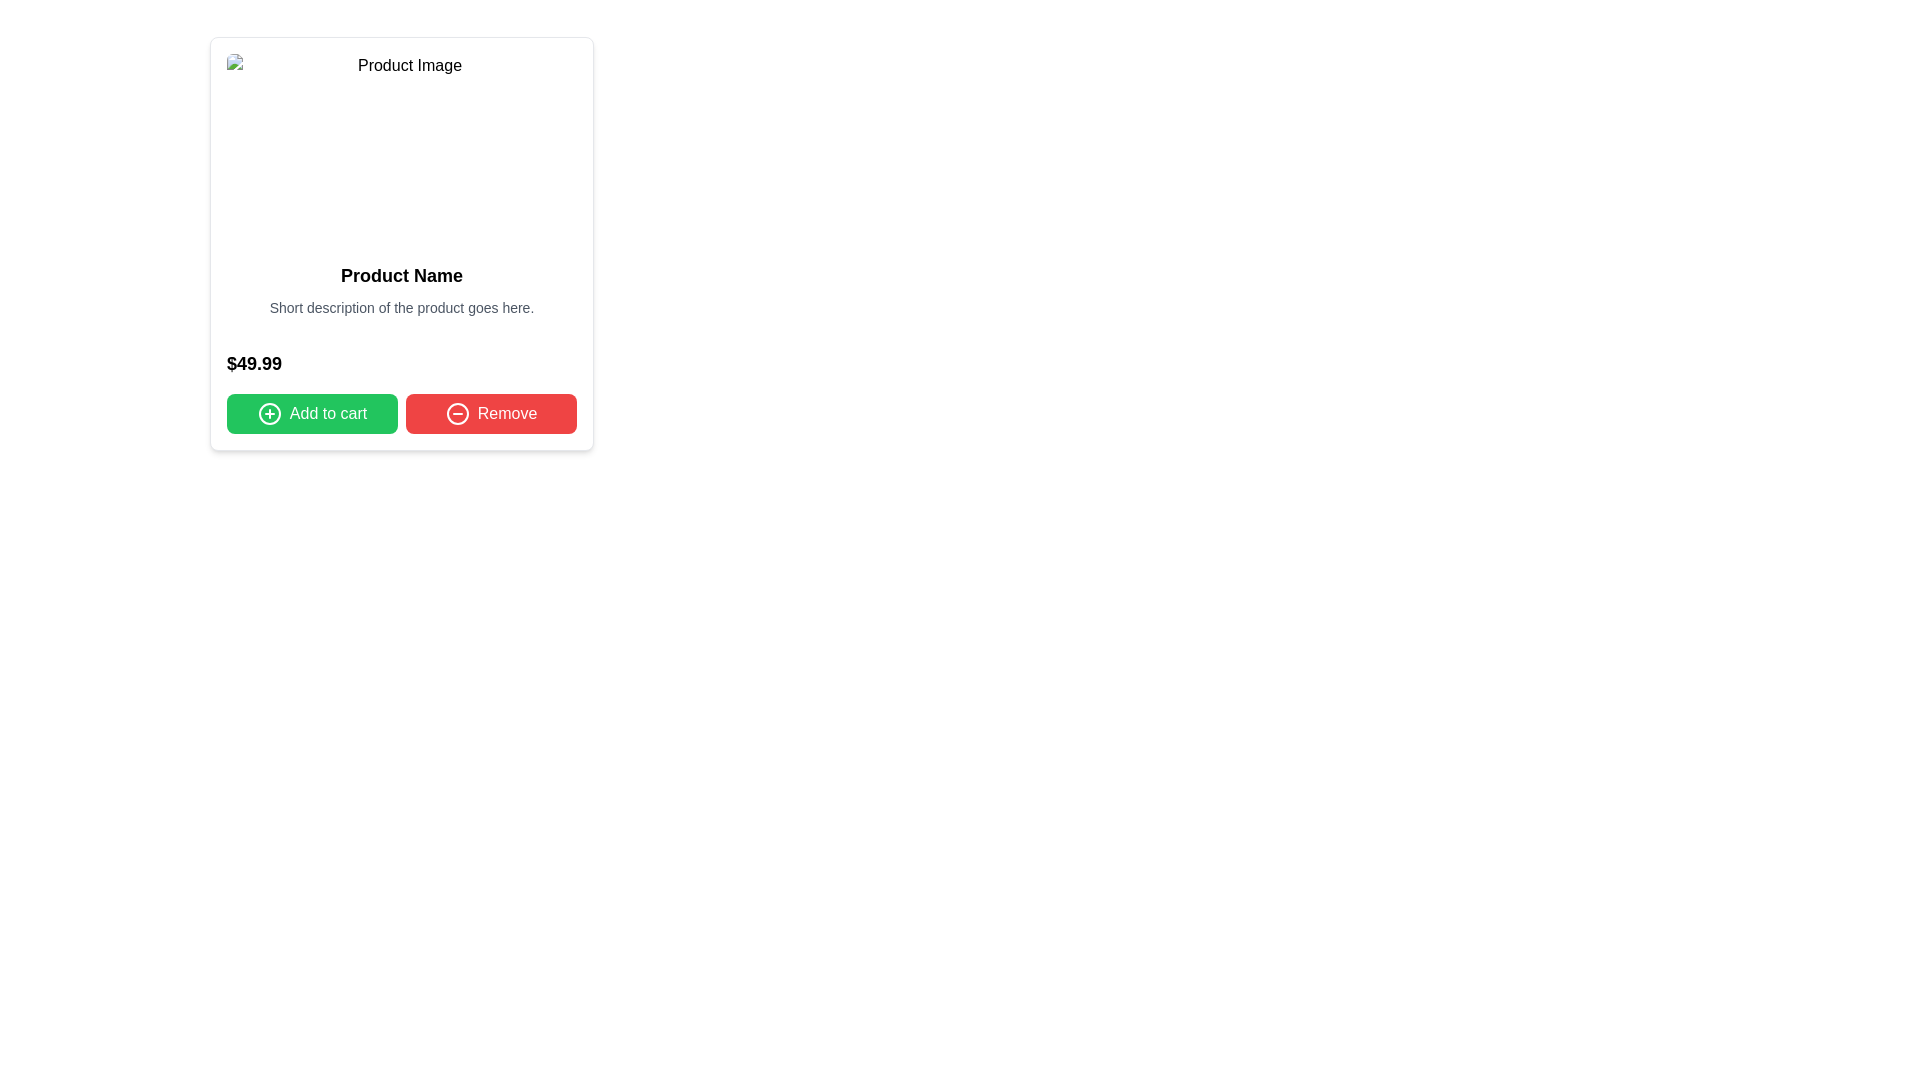 This screenshot has width=1920, height=1080. What do you see at coordinates (401, 276) in the screenshot?
I see `the 'Product Name' text label, which is prominently styled in bold and larger font, located in the upper half of the card interface` at bounding box center [401, 276].